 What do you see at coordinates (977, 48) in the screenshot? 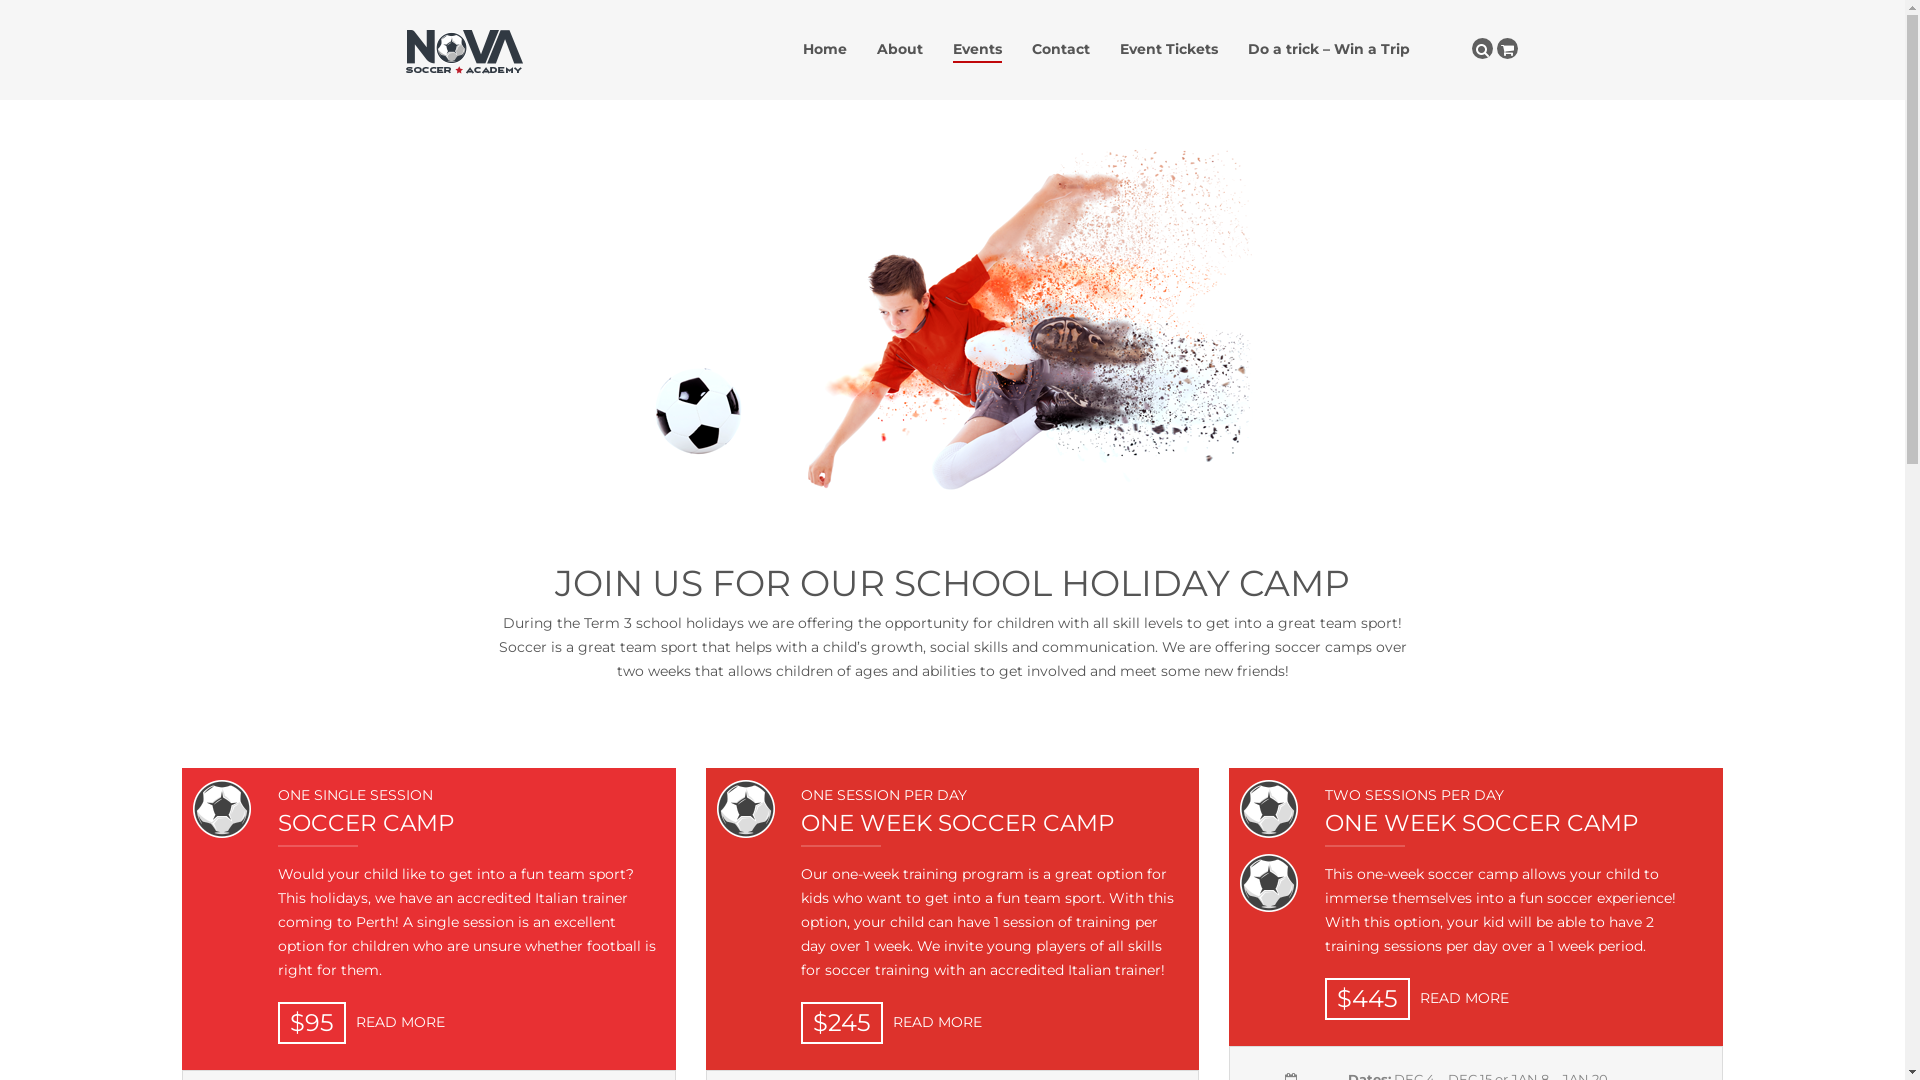
I see `'Events'` at bounding box center [977, 48].